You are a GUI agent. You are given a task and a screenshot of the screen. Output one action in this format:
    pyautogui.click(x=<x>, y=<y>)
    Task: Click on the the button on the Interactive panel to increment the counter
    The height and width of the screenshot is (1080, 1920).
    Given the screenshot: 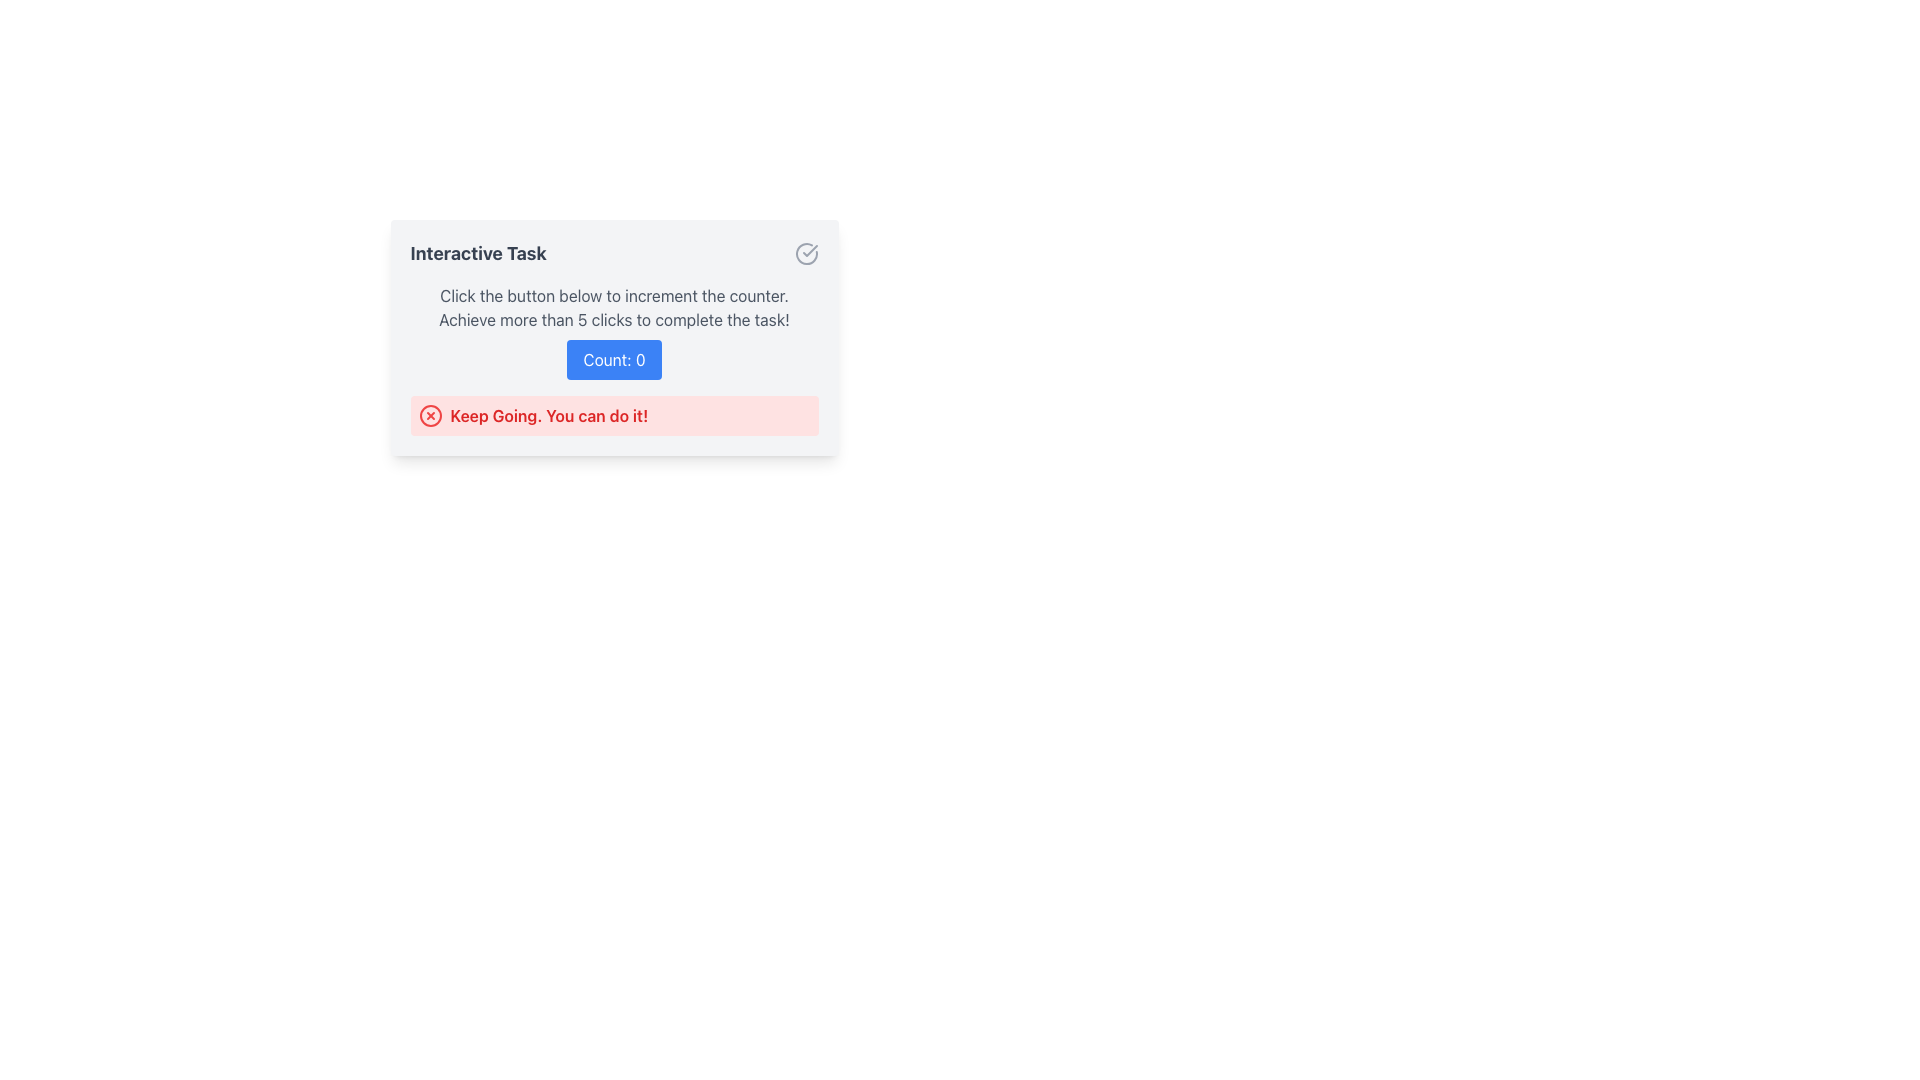 What is the action you would take?
    pyautogui.click(x=613, y=337)
    